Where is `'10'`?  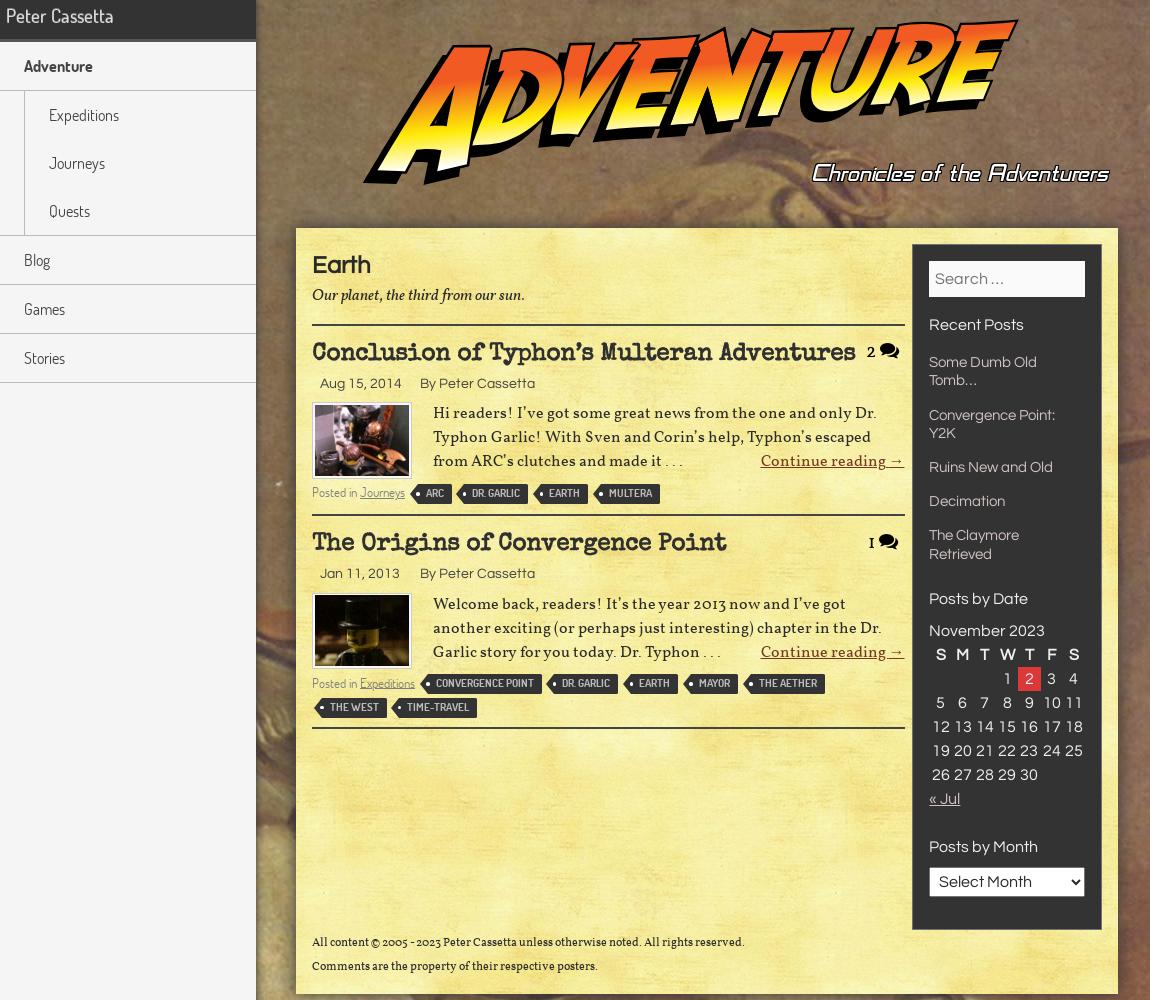
'10' is located at coordinates (1042, 701).